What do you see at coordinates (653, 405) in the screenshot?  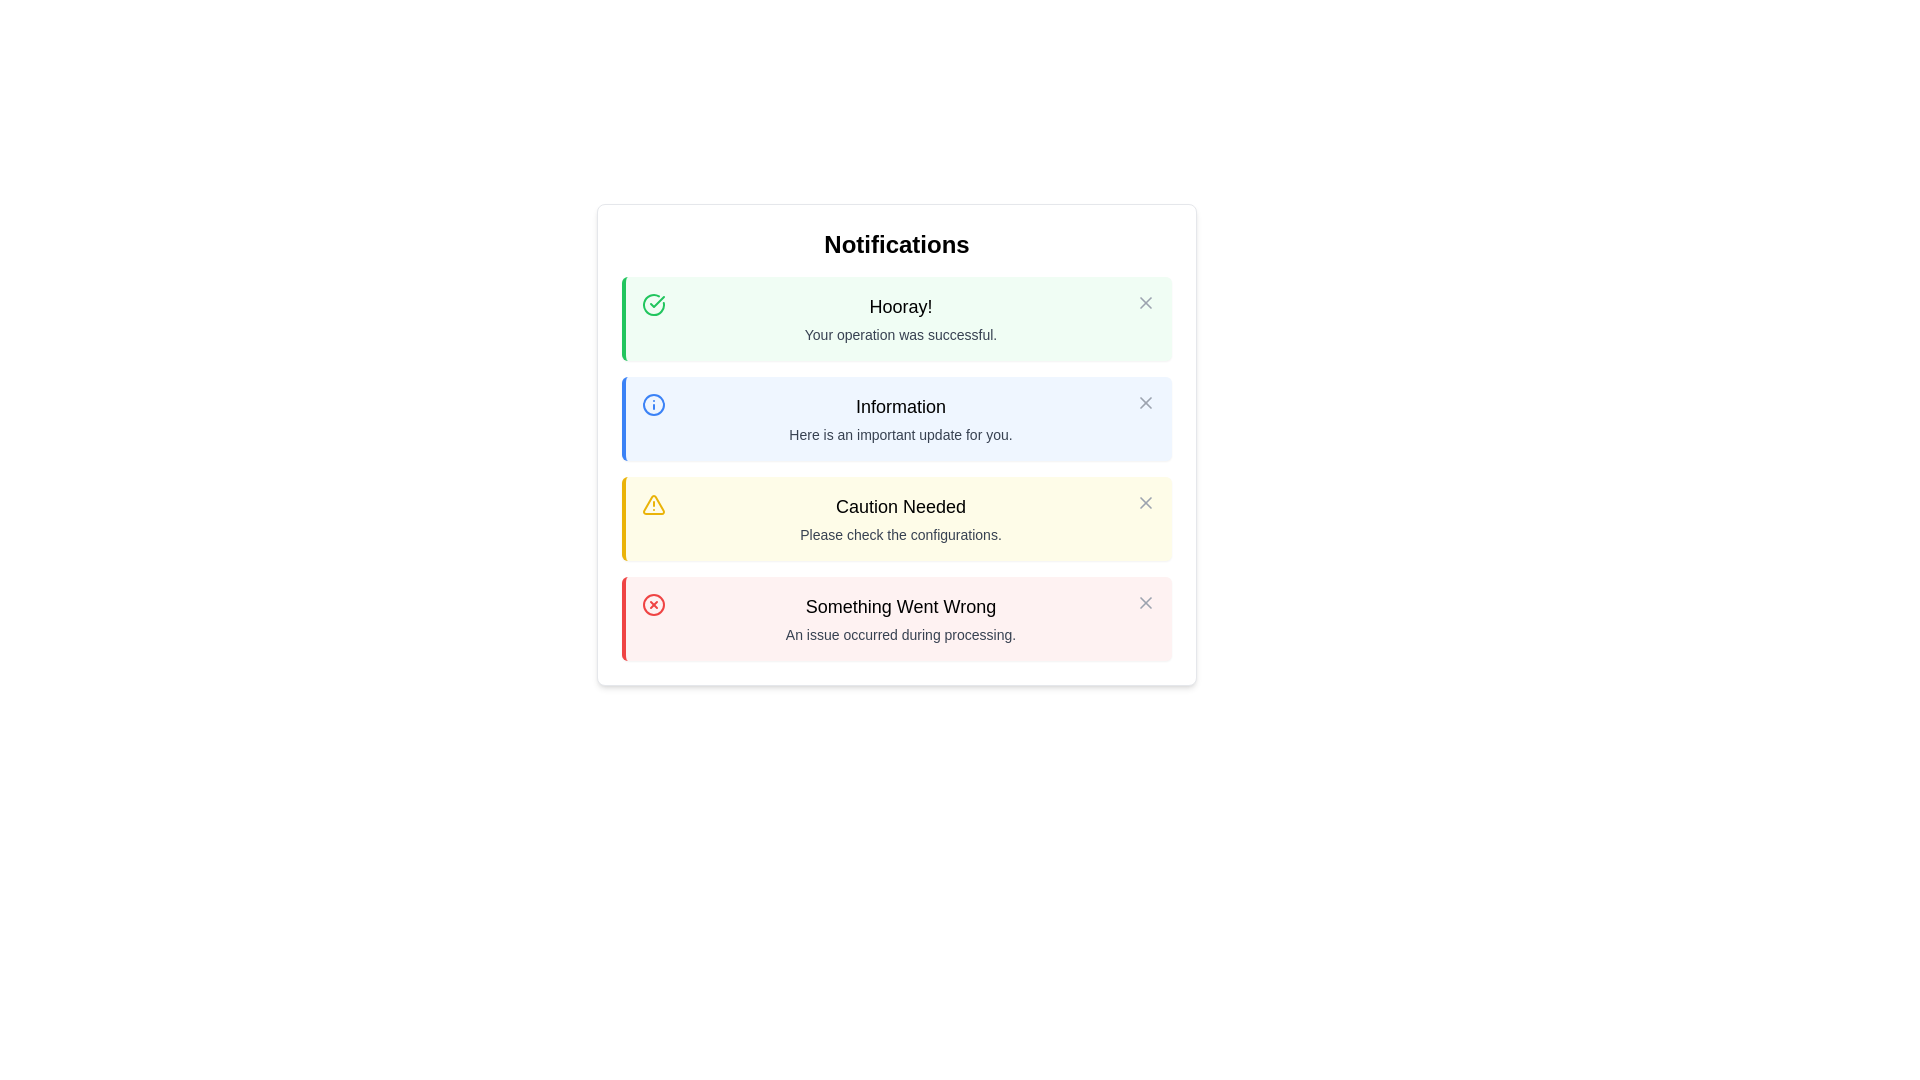 I see `the blue-stroked circular SVG element that serves as a visual marker in the 'Information' notification, located in the second row to the left of the text 'Information'` at bounding box center [653, 405].